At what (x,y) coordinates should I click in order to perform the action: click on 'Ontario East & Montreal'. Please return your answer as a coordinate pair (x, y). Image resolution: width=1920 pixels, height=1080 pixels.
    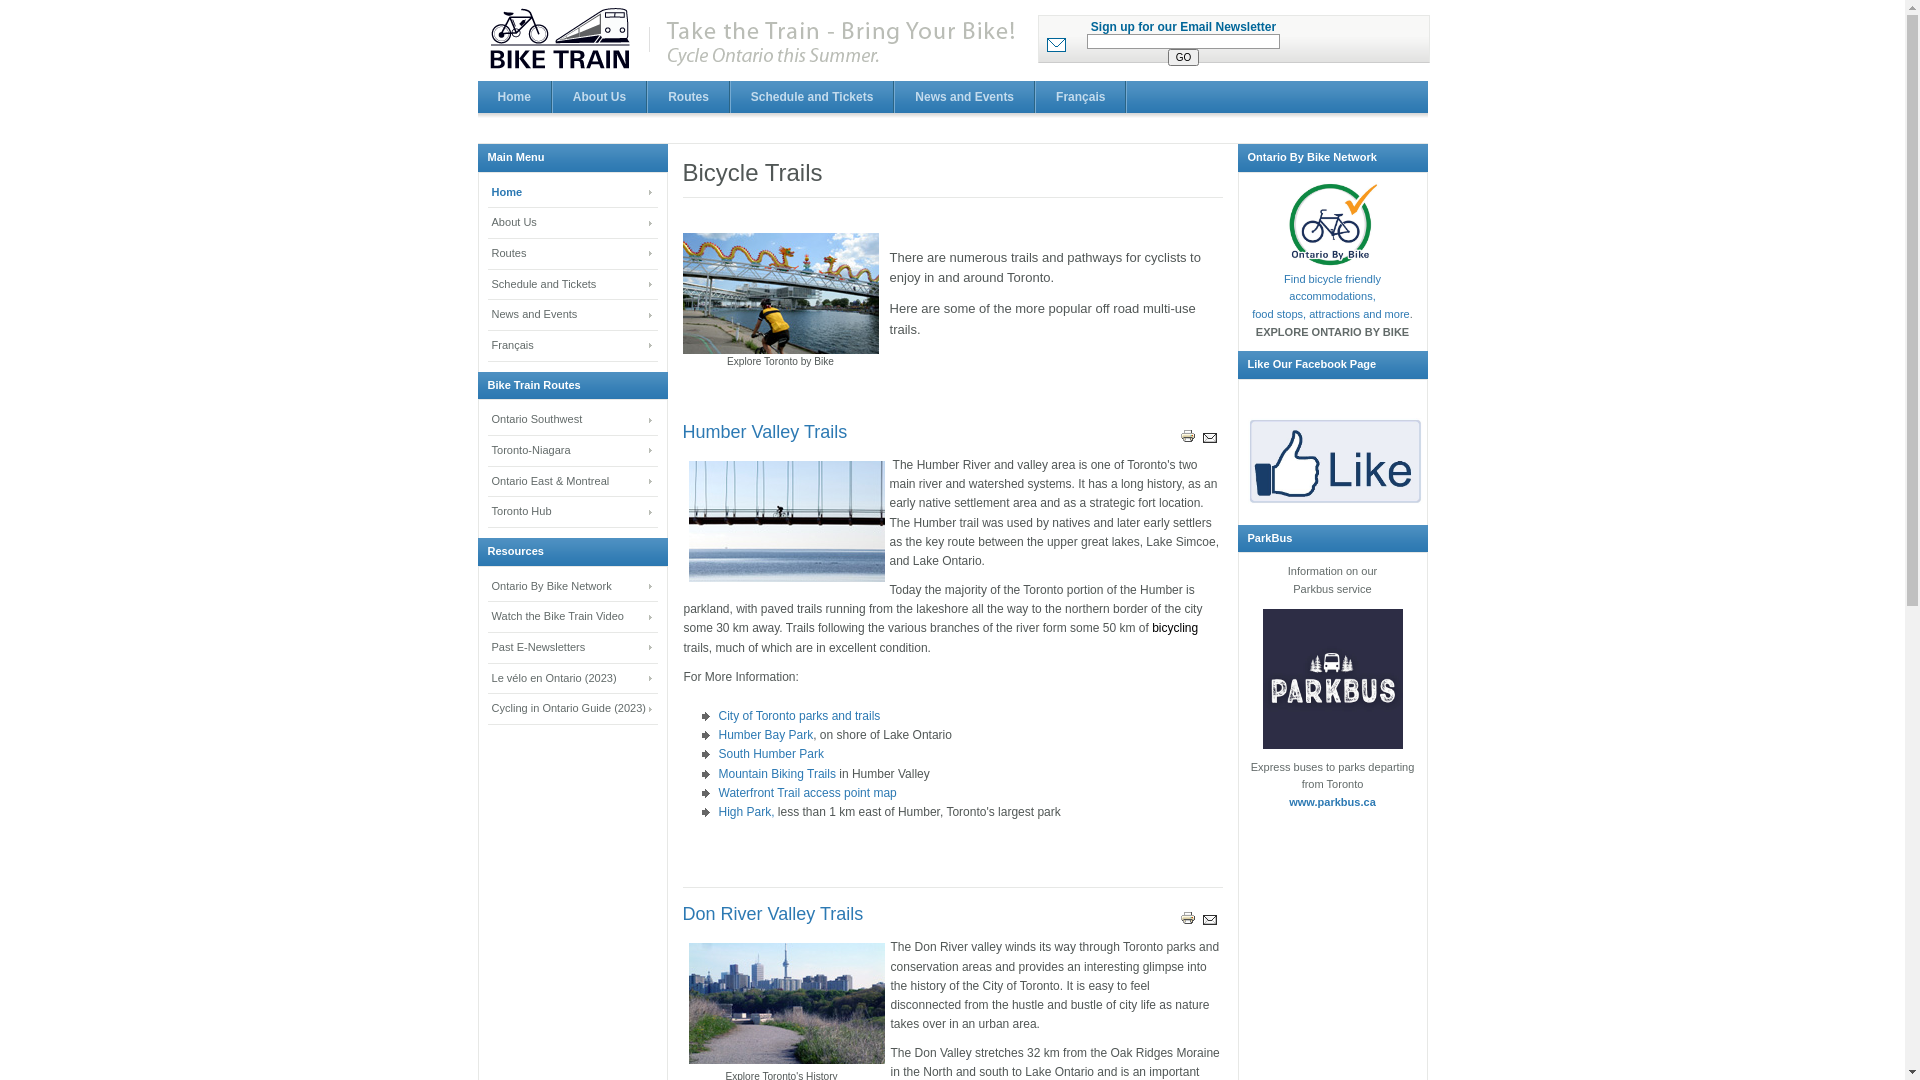
    Looking at the image, I should click on (571, 482).